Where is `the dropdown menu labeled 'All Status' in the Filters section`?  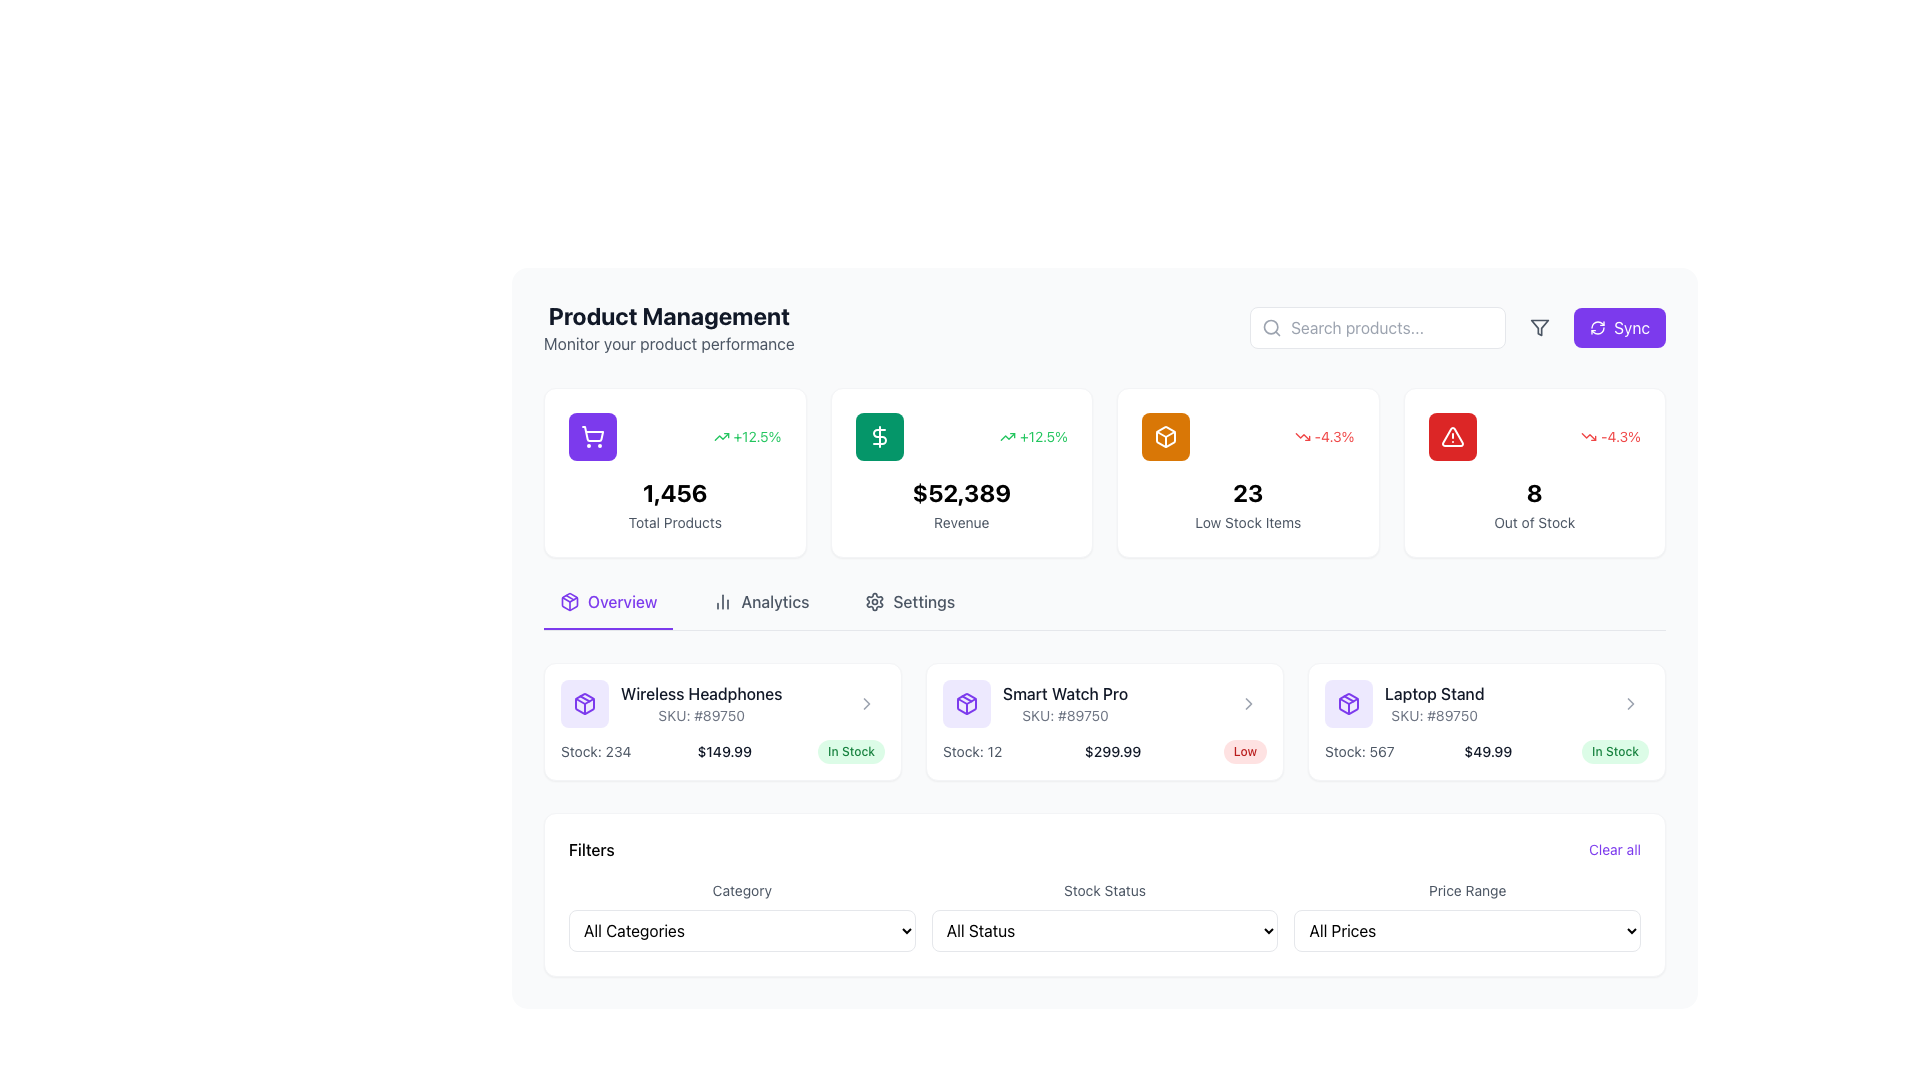
the dropdown menu labeled 'All Status' in the Filters section is located at coordinates (1103, 930).